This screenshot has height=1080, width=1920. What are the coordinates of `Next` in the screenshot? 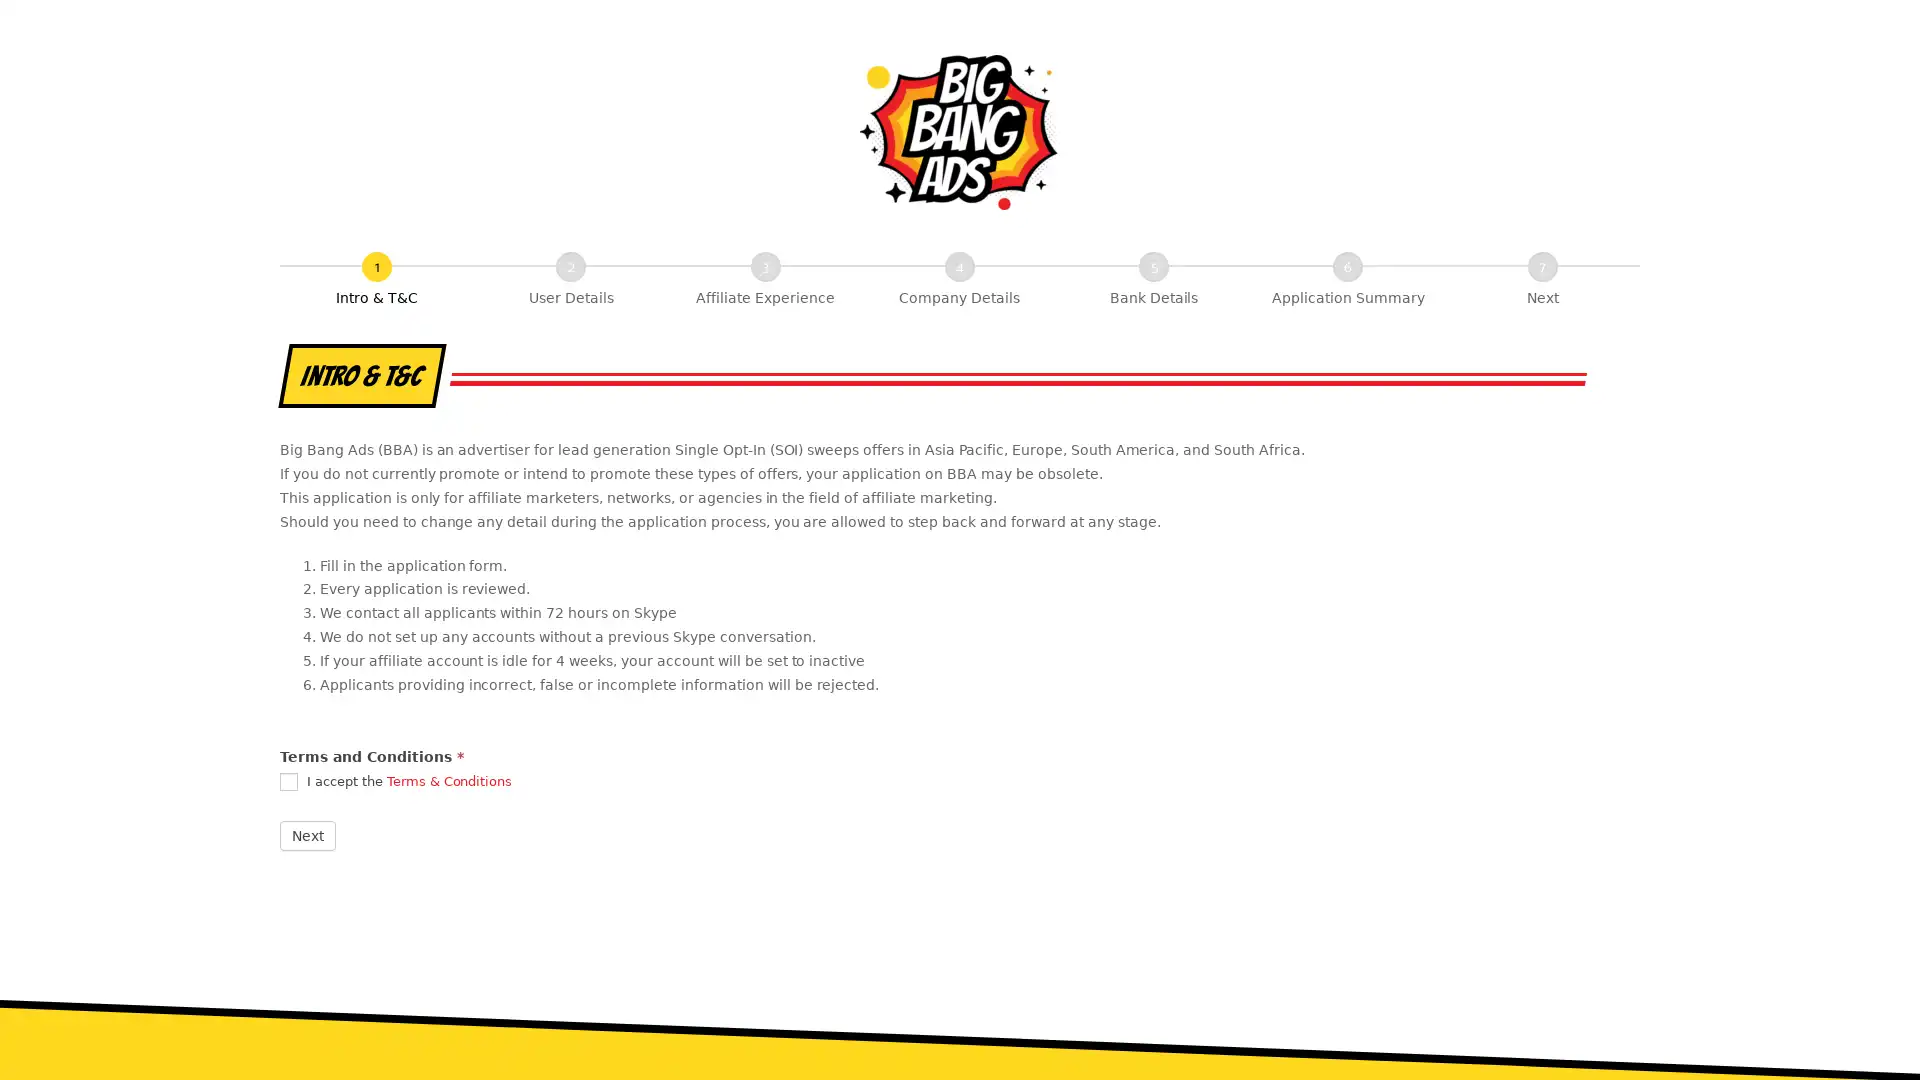 It's located at (306, 836).